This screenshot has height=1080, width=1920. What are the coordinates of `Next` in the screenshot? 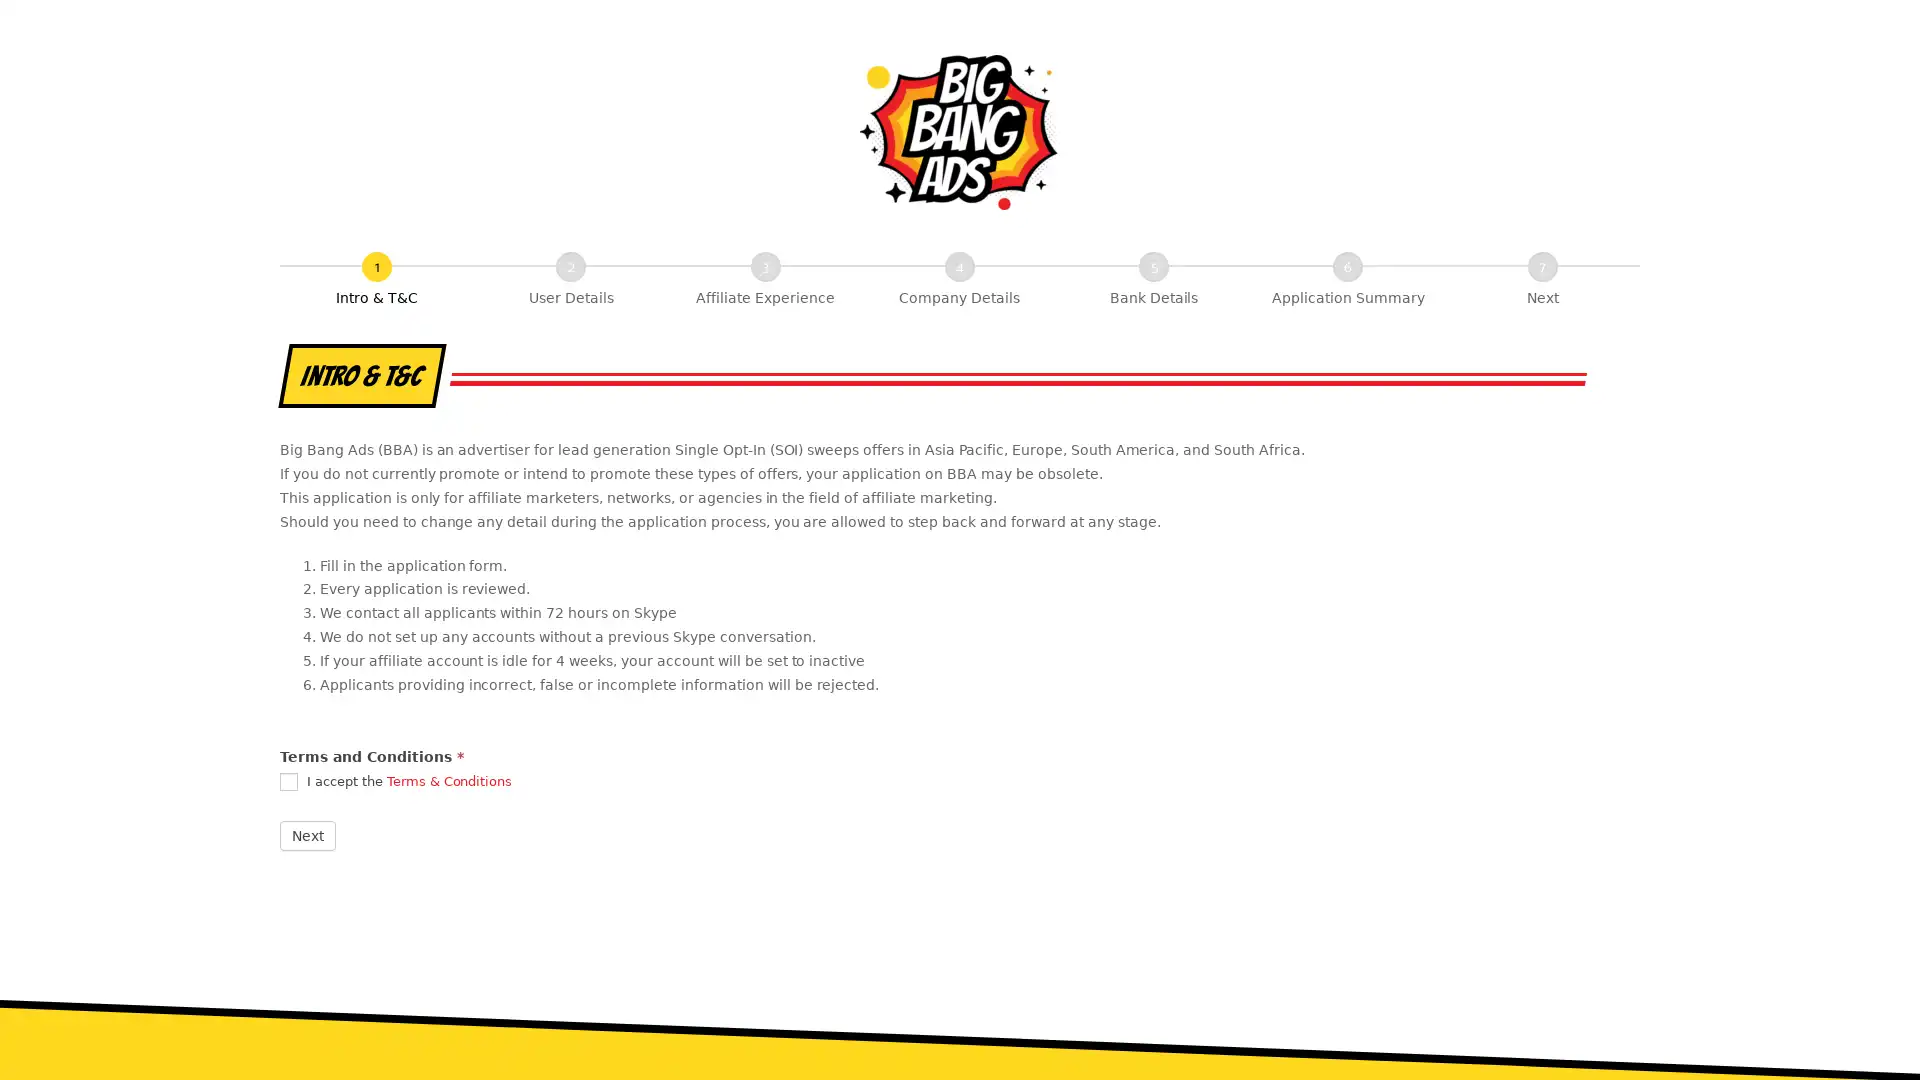 It's located at (306, 836).